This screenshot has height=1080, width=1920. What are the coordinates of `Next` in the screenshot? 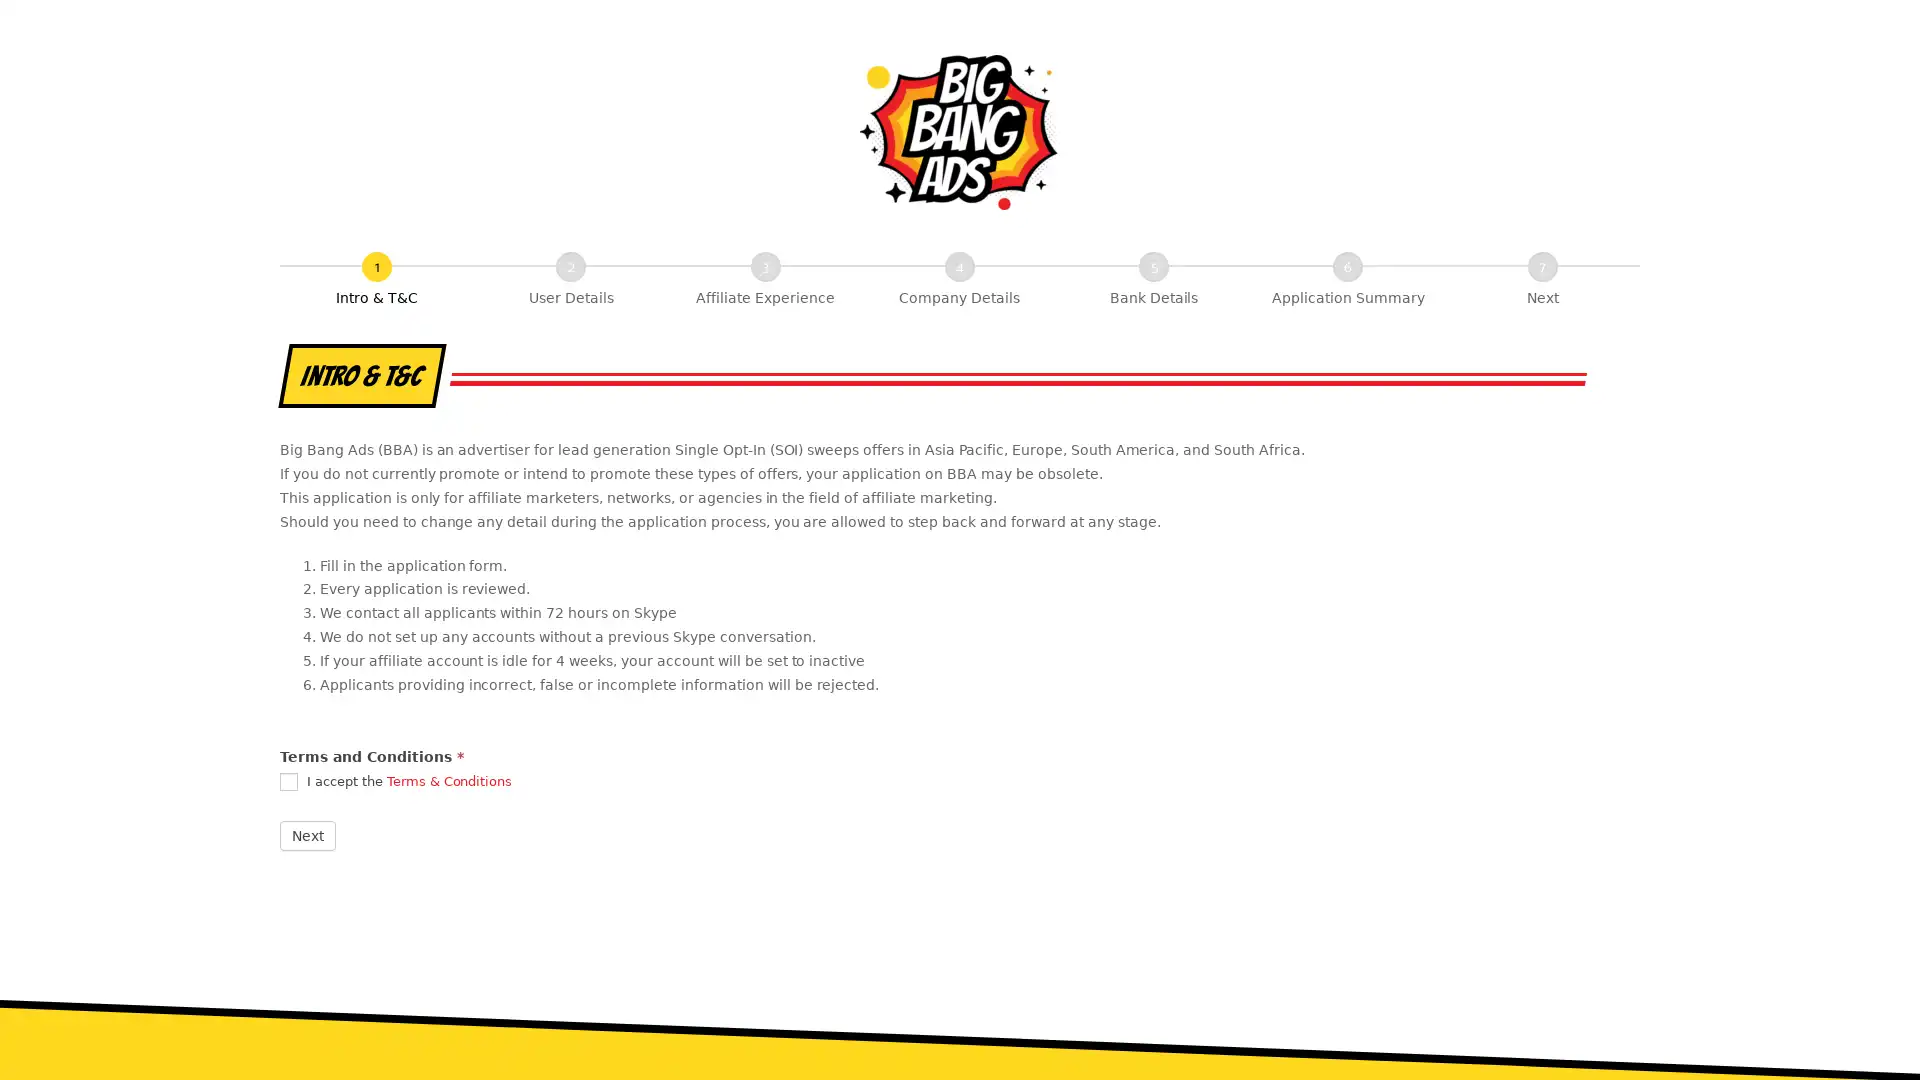 It's located at (306, 836).